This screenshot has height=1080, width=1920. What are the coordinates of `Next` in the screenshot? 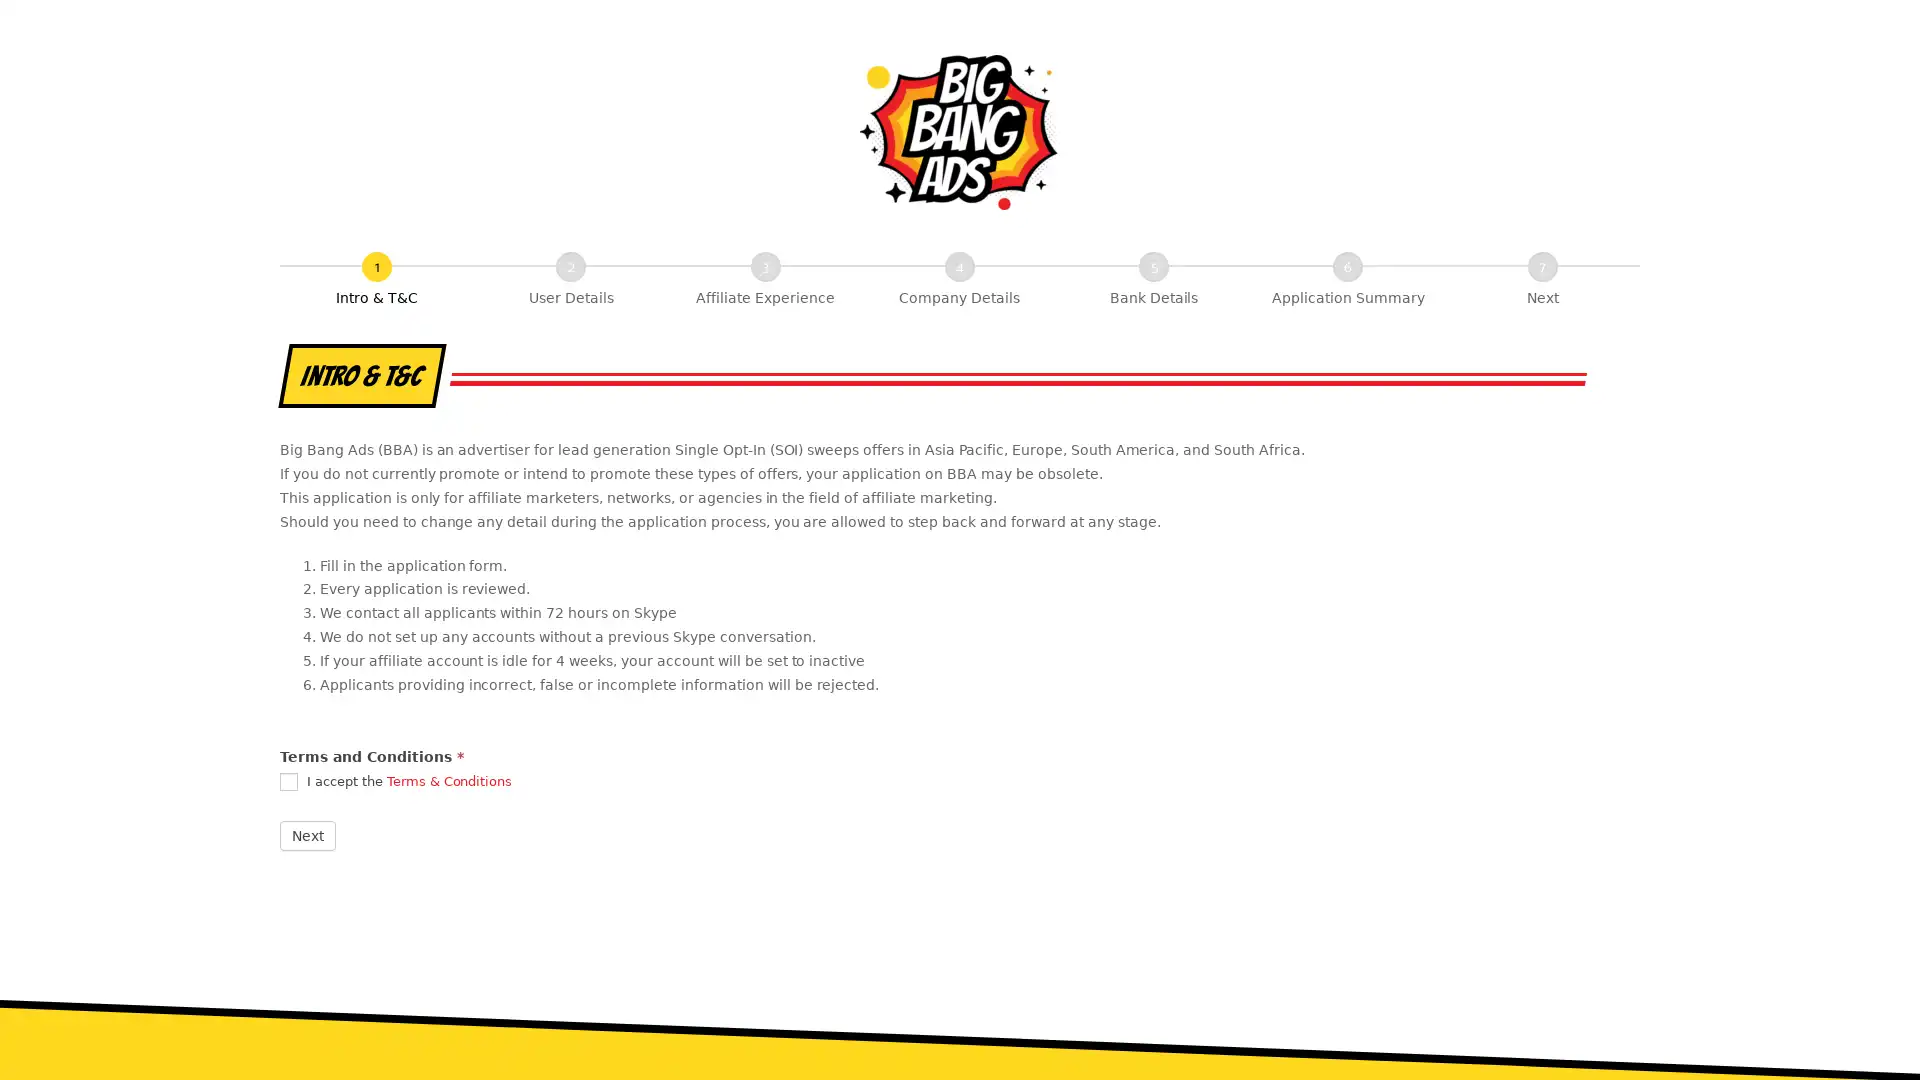 It's located at (306, 836).